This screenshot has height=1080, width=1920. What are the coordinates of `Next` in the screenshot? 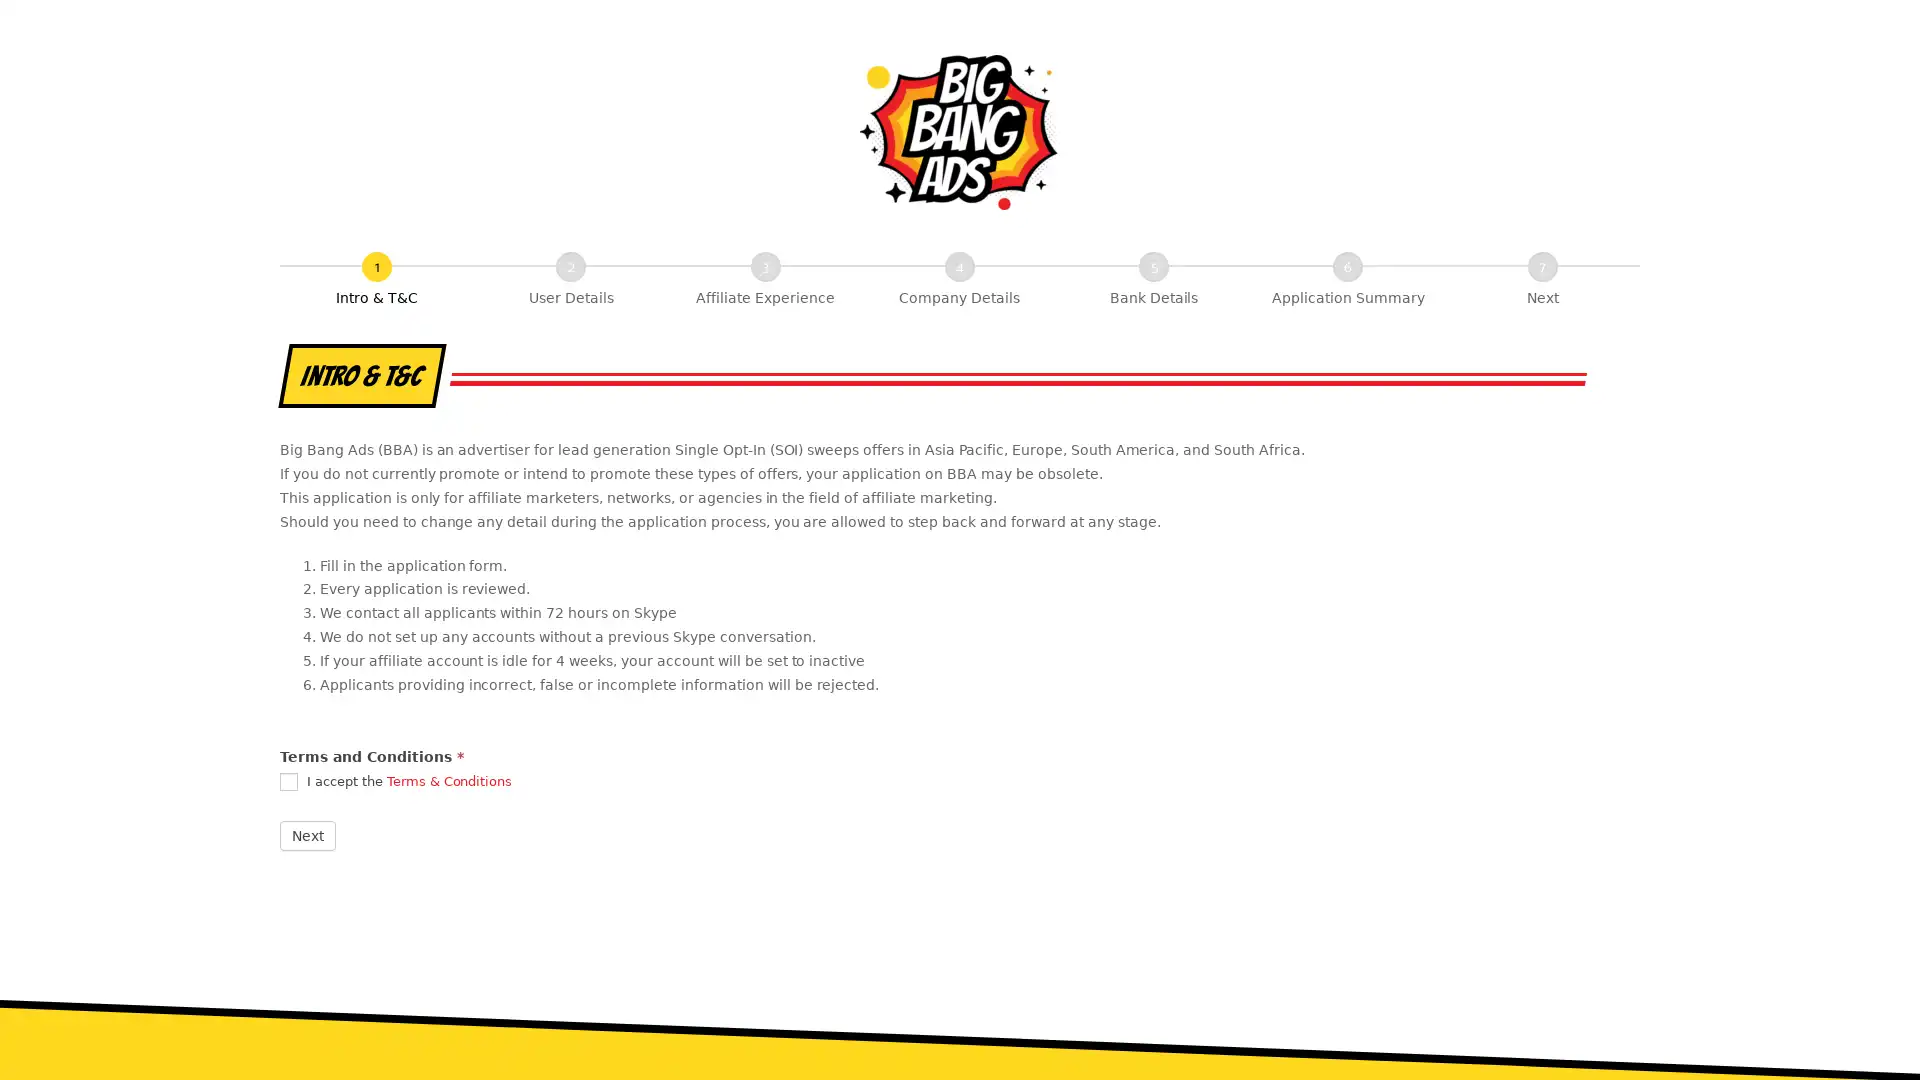 It's located at (306, 836).